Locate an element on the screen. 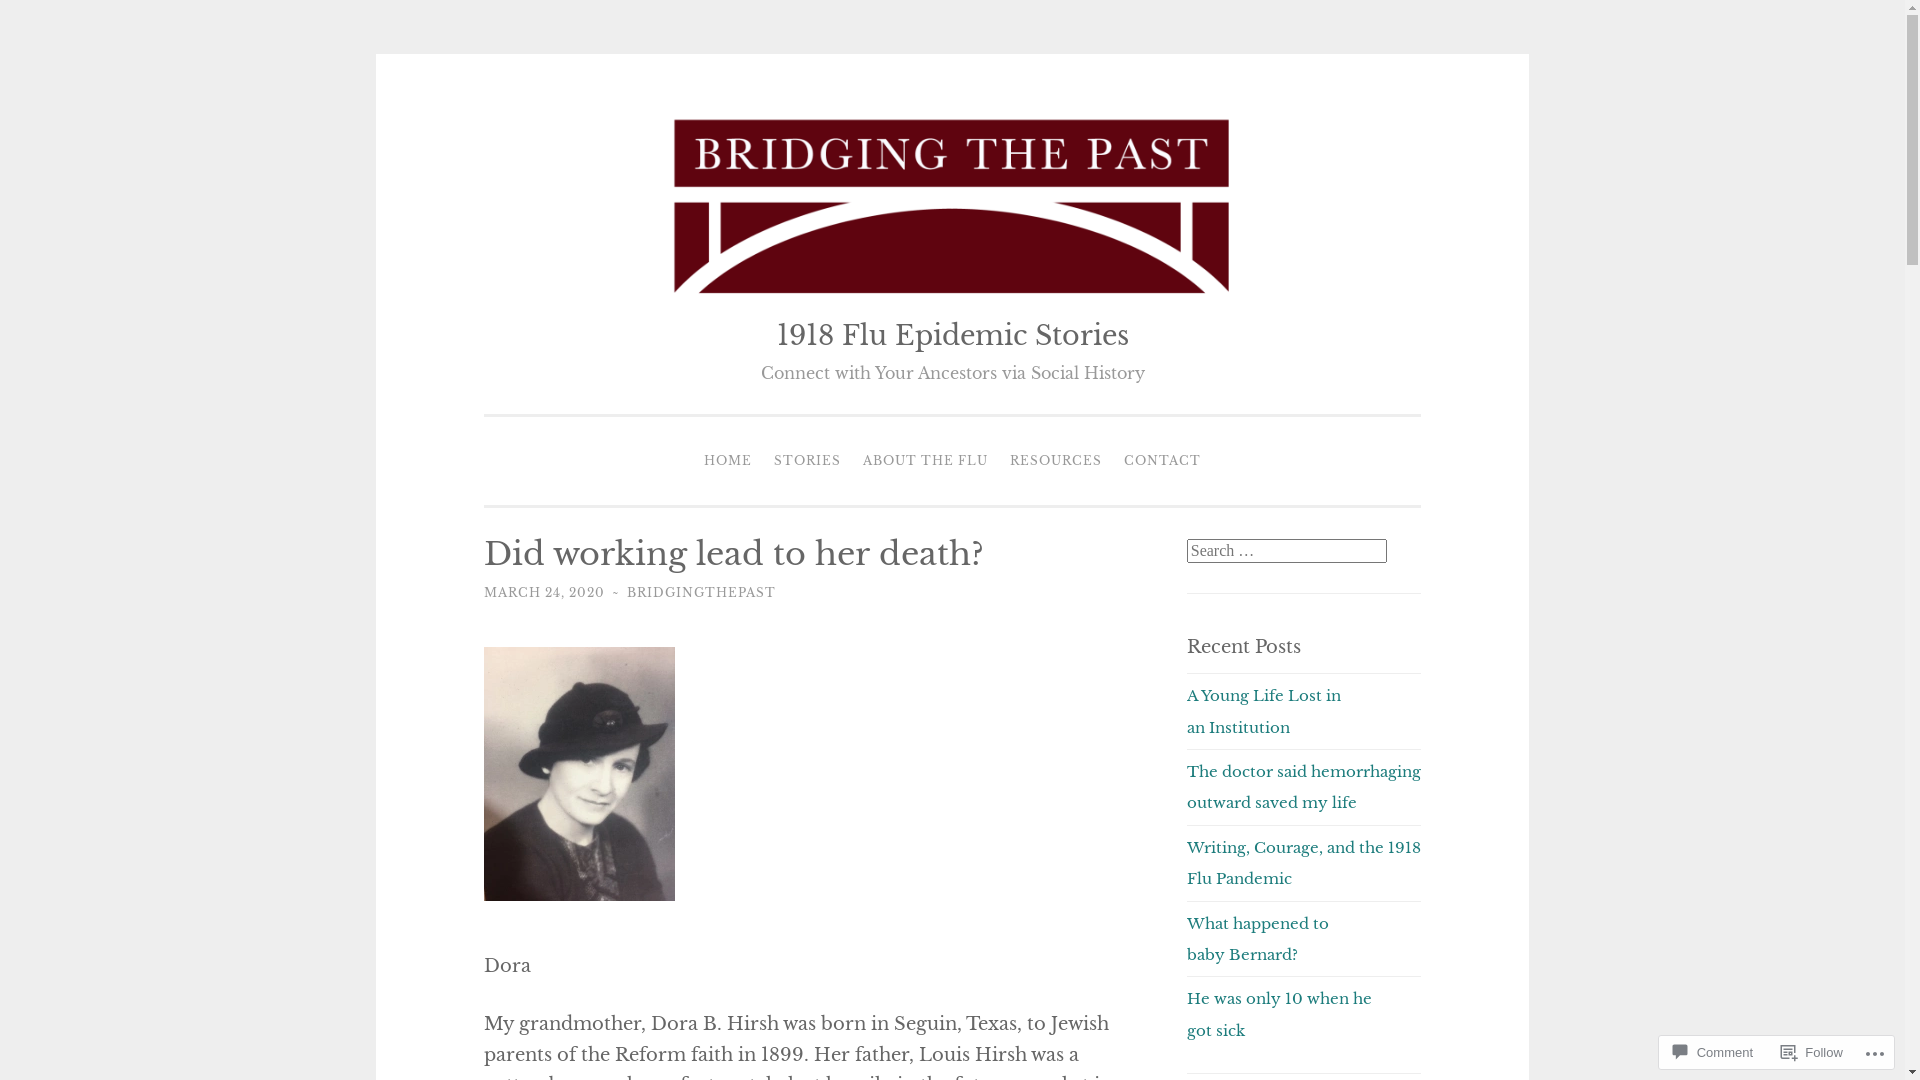 The width and height of the screenshot is (1920, 1080). 'Writing, Courage, and the 1918 Flu Pandemic' is located at coordinates (1304, 862).